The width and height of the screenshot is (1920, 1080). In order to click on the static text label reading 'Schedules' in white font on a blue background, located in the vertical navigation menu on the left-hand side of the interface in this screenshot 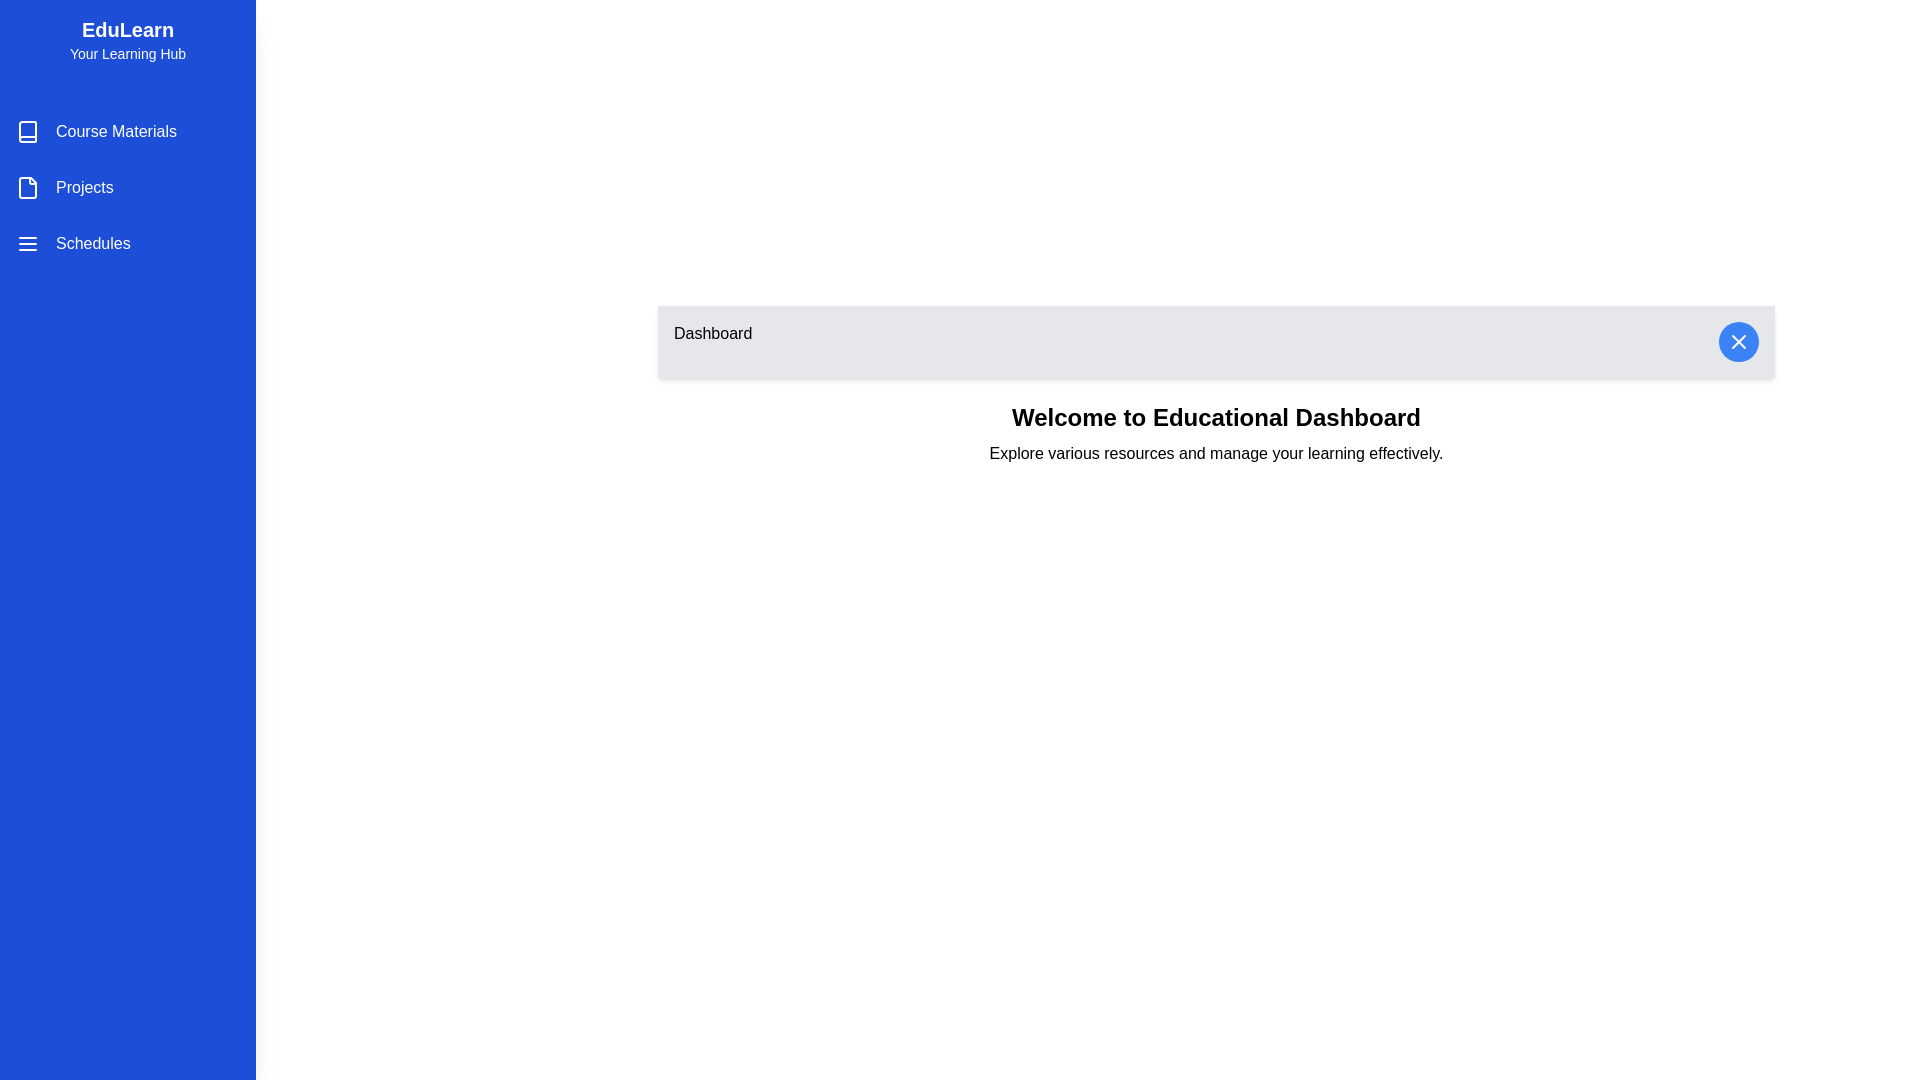, I will do `click(92, 242)`.